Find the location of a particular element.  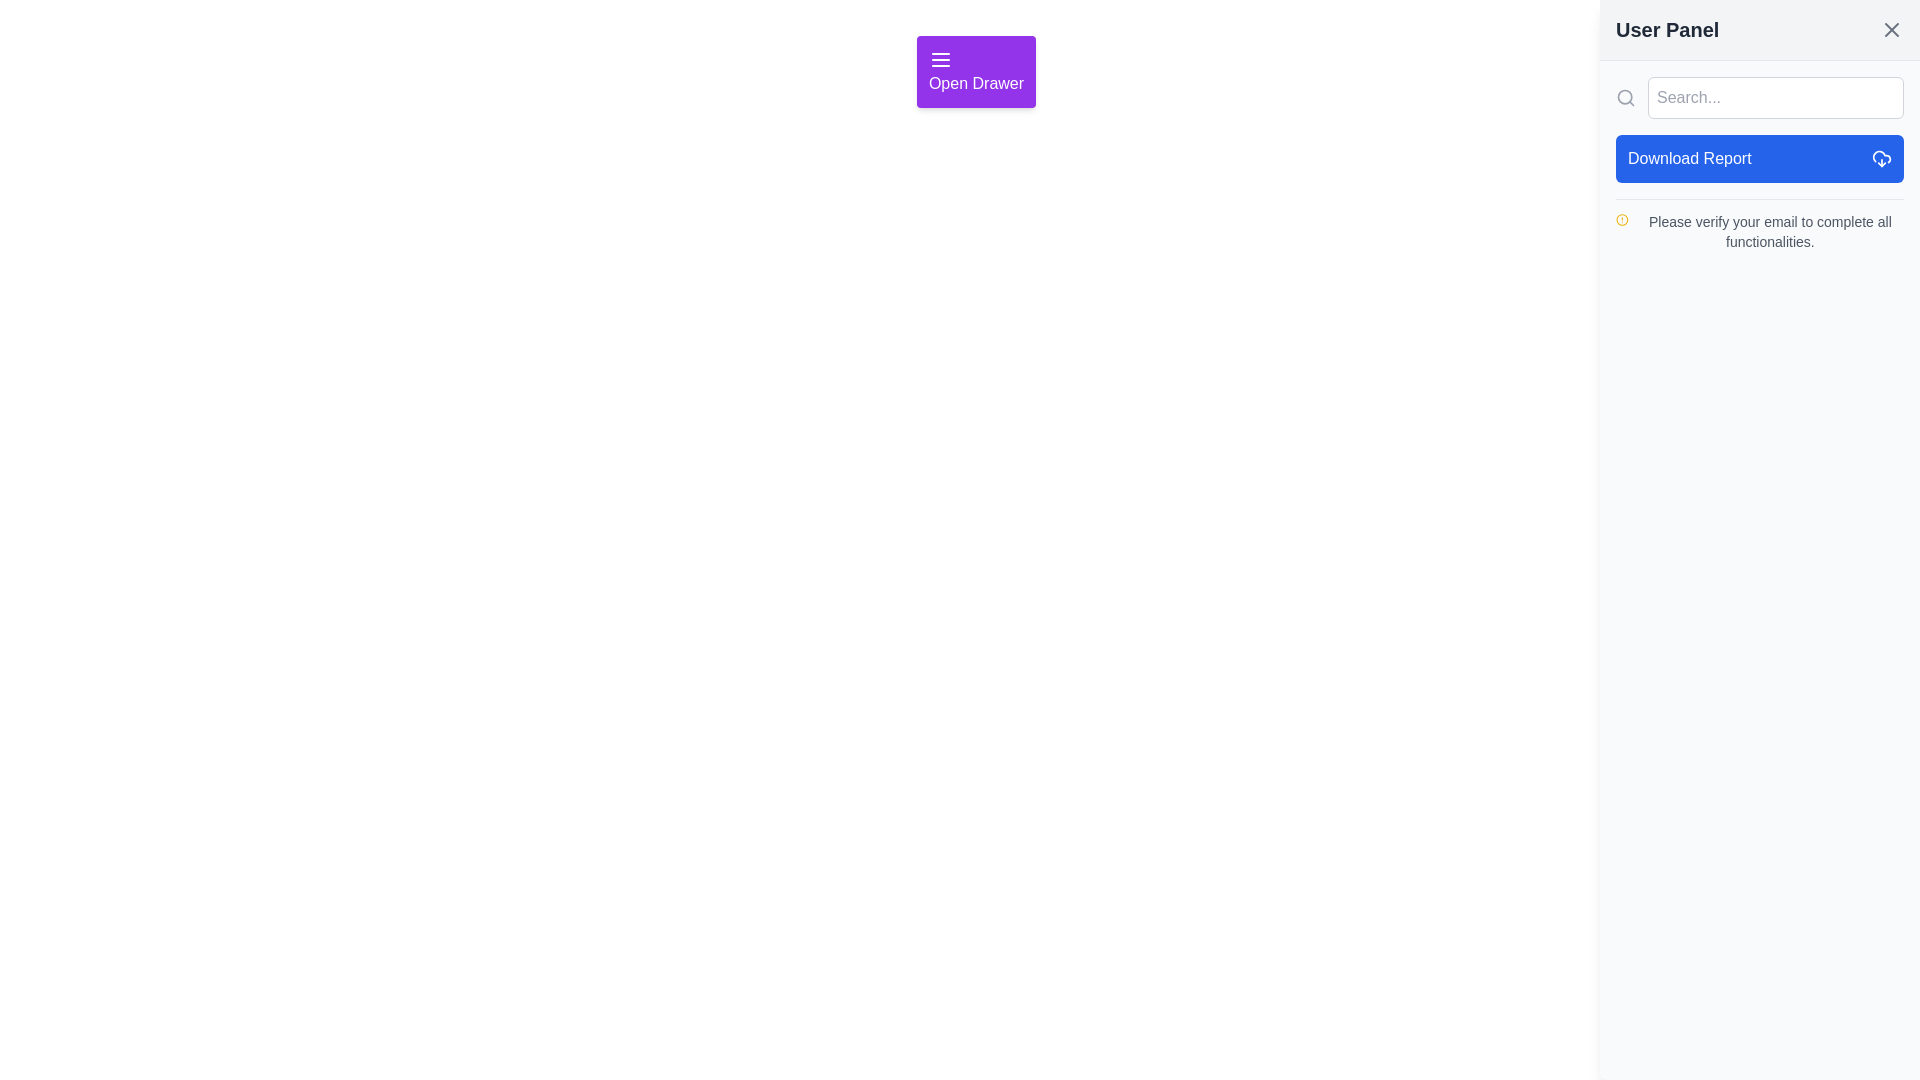

notification message about verifying the email located in the User Panel, below the Download Report button and next to the alert icon is located at coordinates (1760, 225).